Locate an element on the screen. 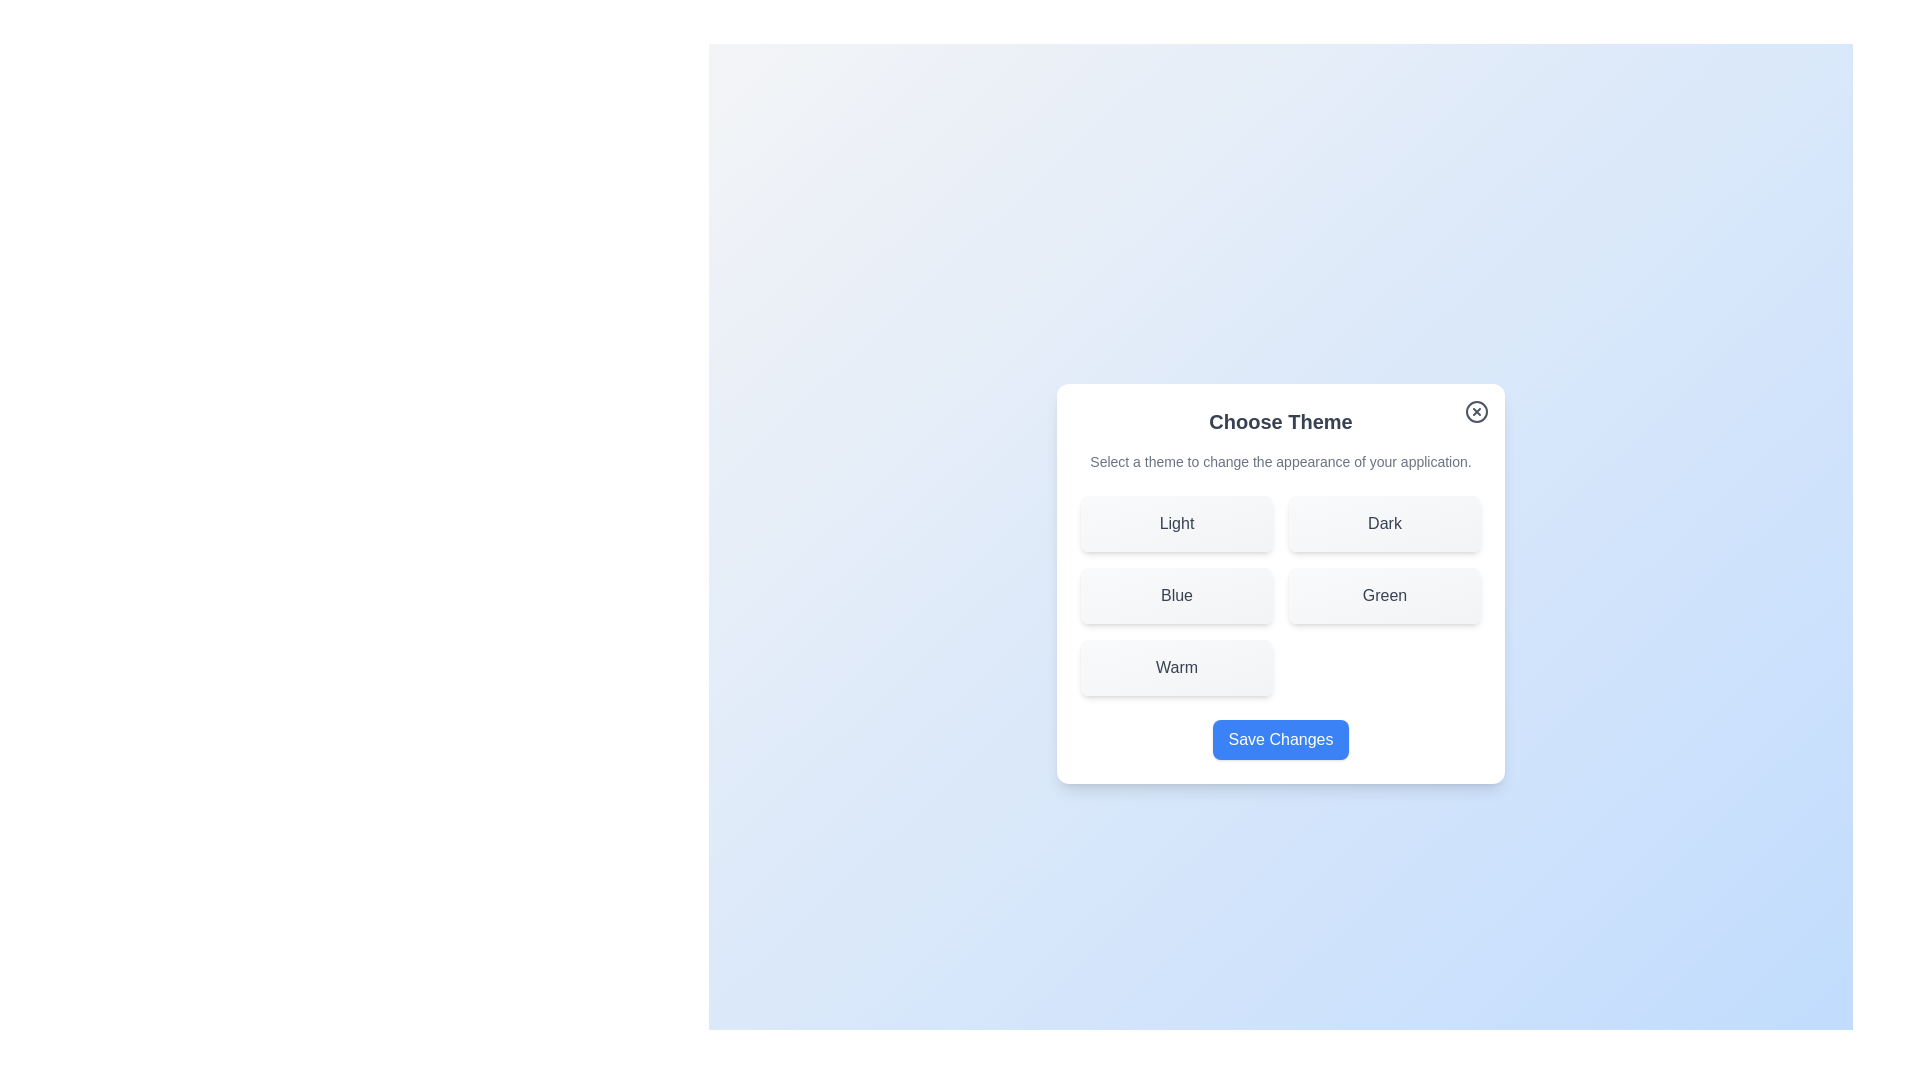 The width and height of the screenshot is (1920, 1080). the theme Green by clicking its corresponding button is located at coordinates (1384, 595).